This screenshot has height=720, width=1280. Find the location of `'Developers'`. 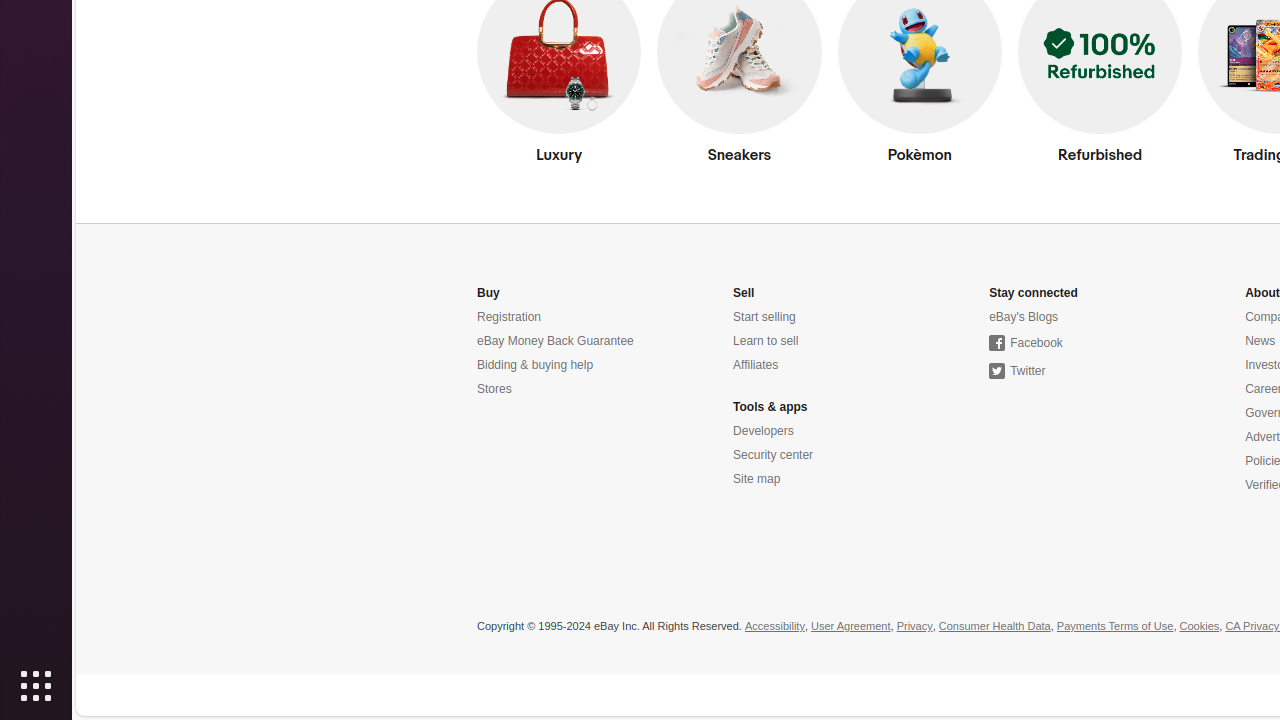

'Developers' is located at coordinates (762, 430).